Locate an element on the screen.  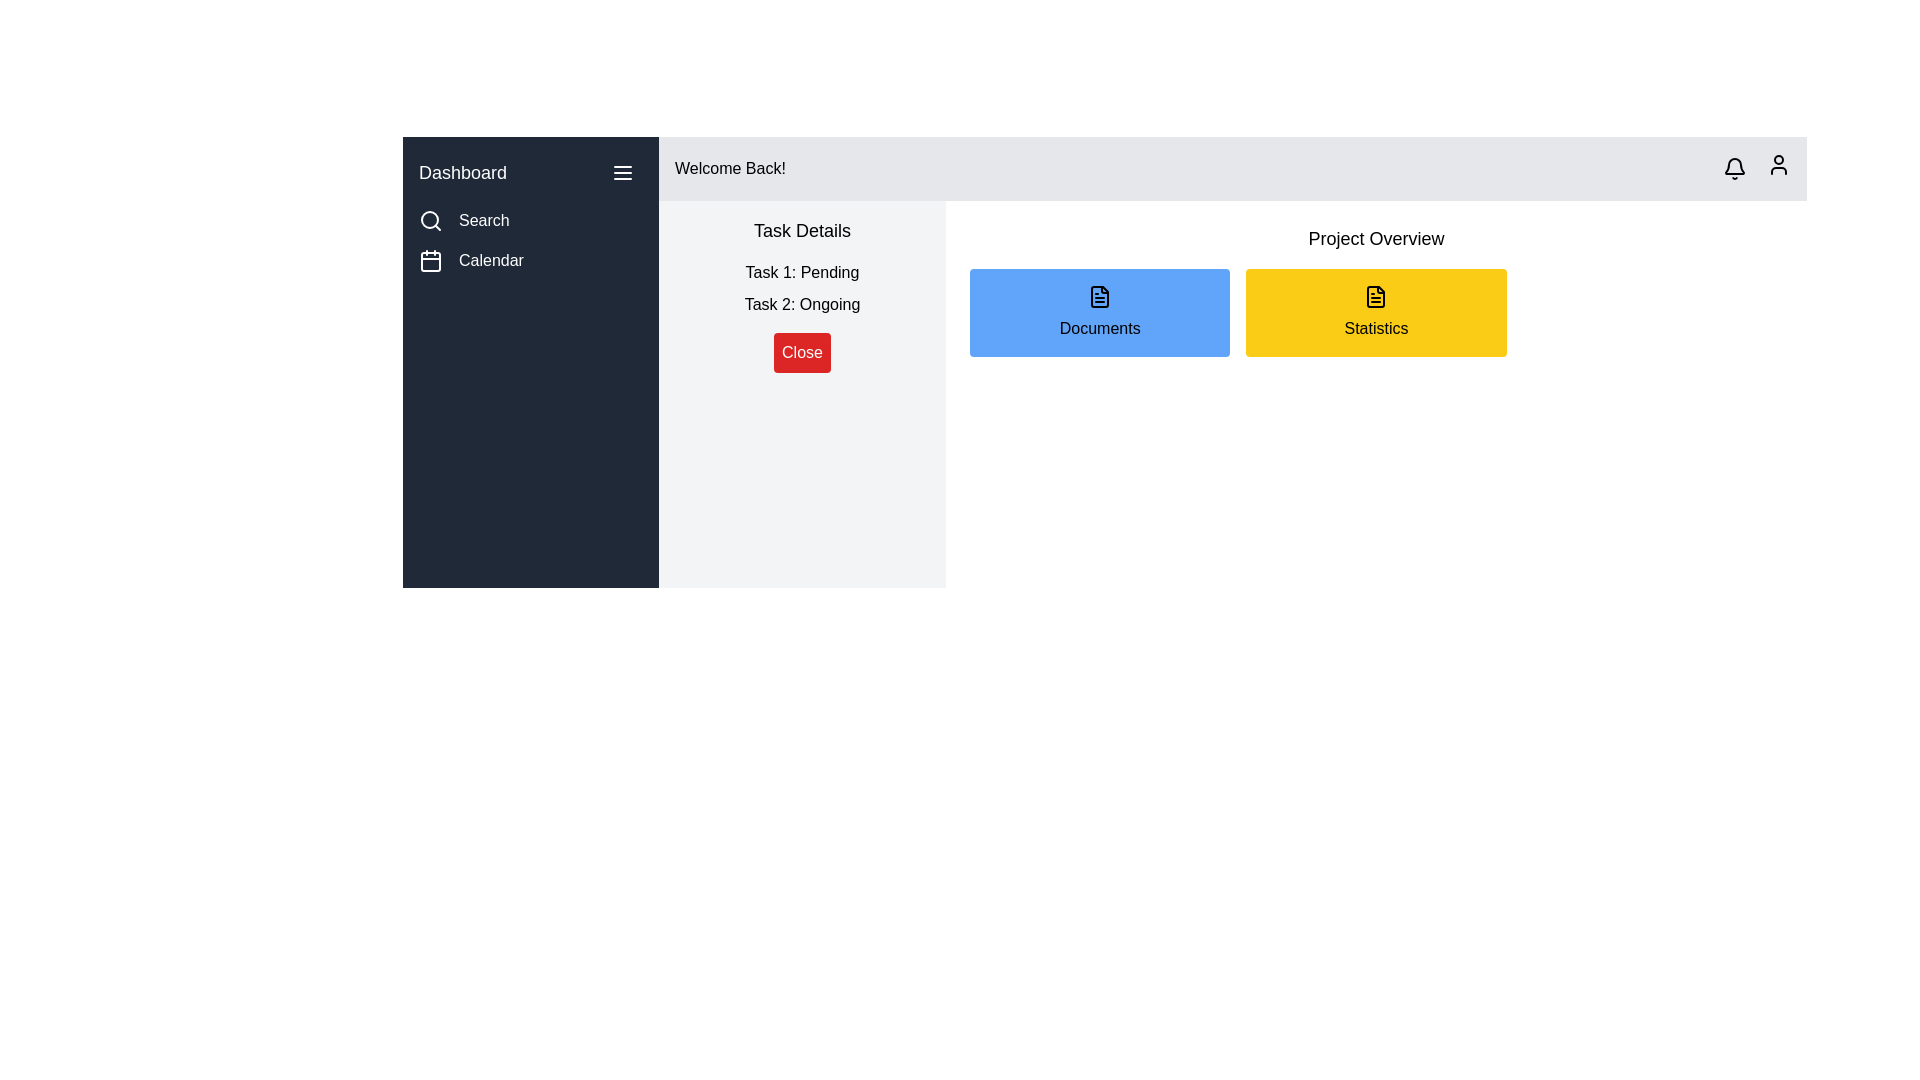
the search icon located on the left sidebar near the top, adjacent to the text 'Search' is located at coordinates (430, 220).